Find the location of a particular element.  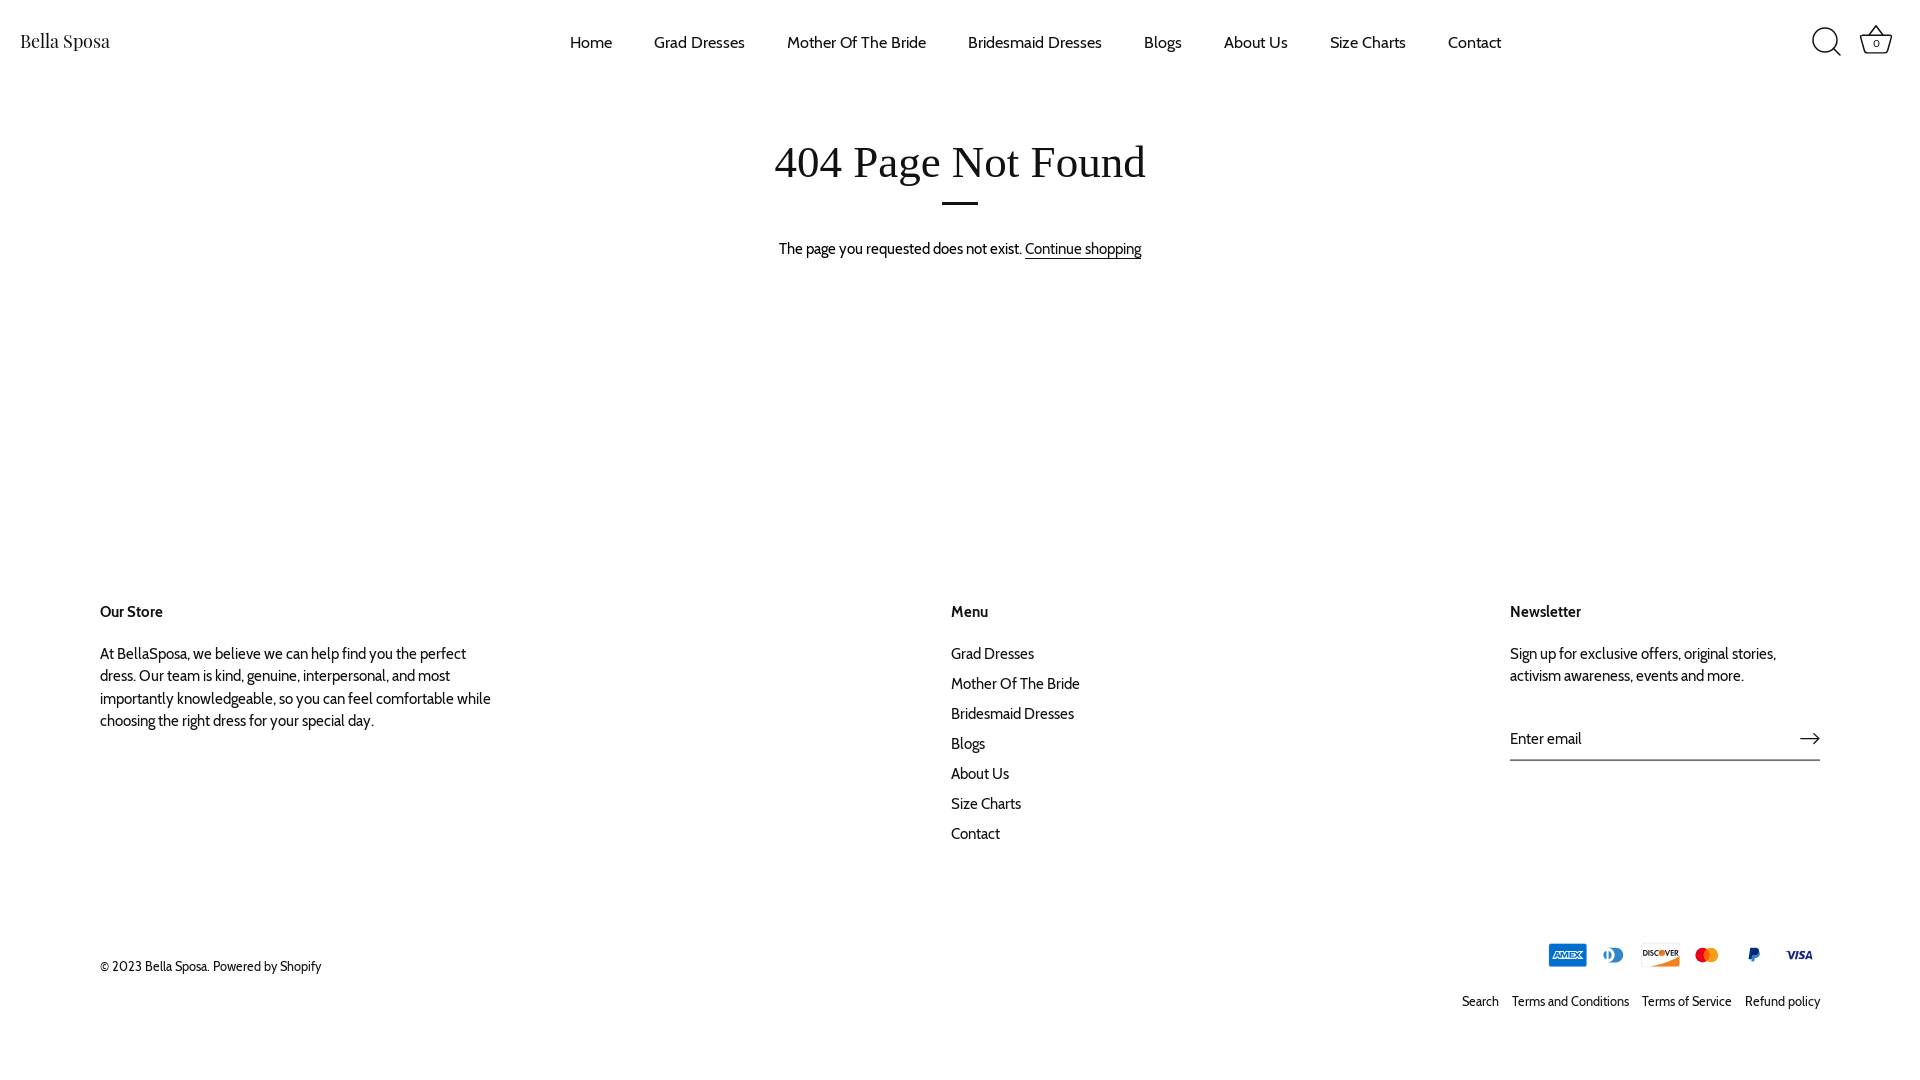

'RIGHT ARROW LONG' is located at coordinates (1809, 739).